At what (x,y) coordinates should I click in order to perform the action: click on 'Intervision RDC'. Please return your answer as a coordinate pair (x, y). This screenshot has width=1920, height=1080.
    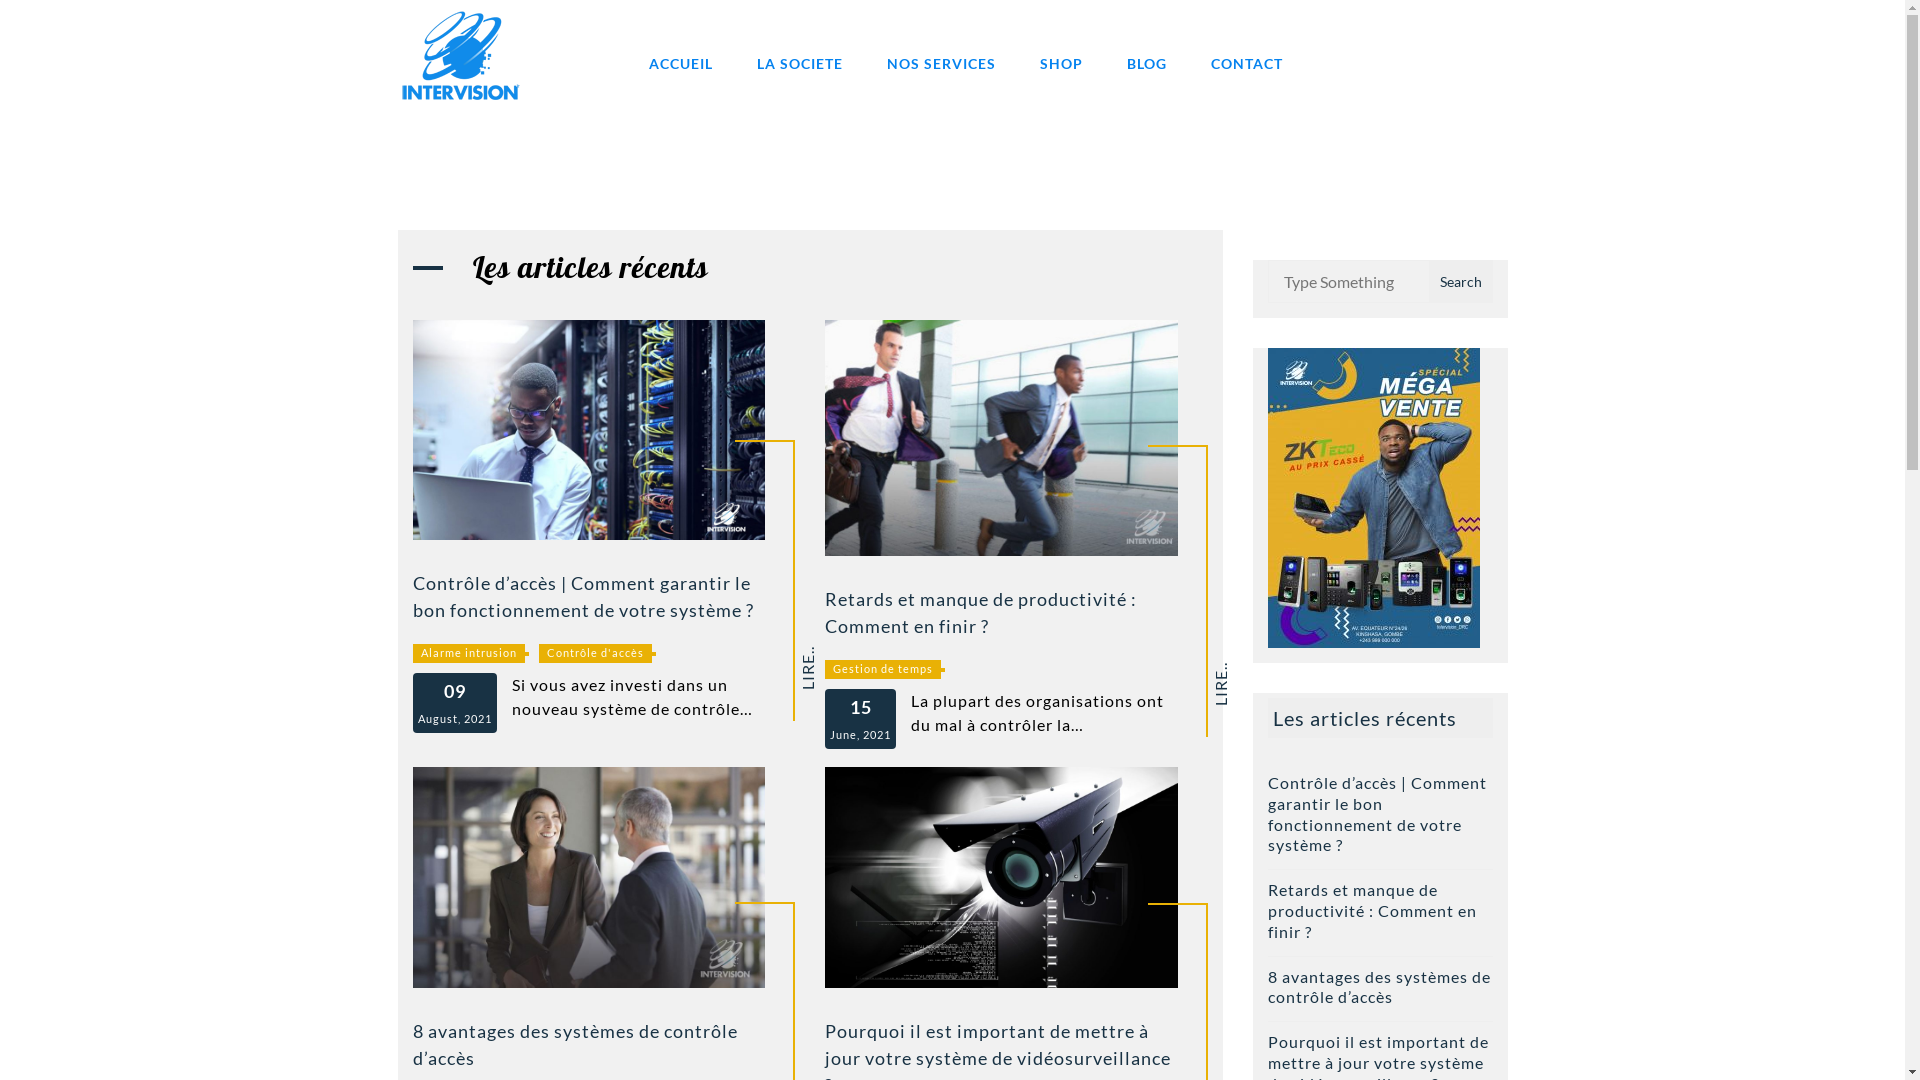
    Looking at the image, I should click on (602, 127).